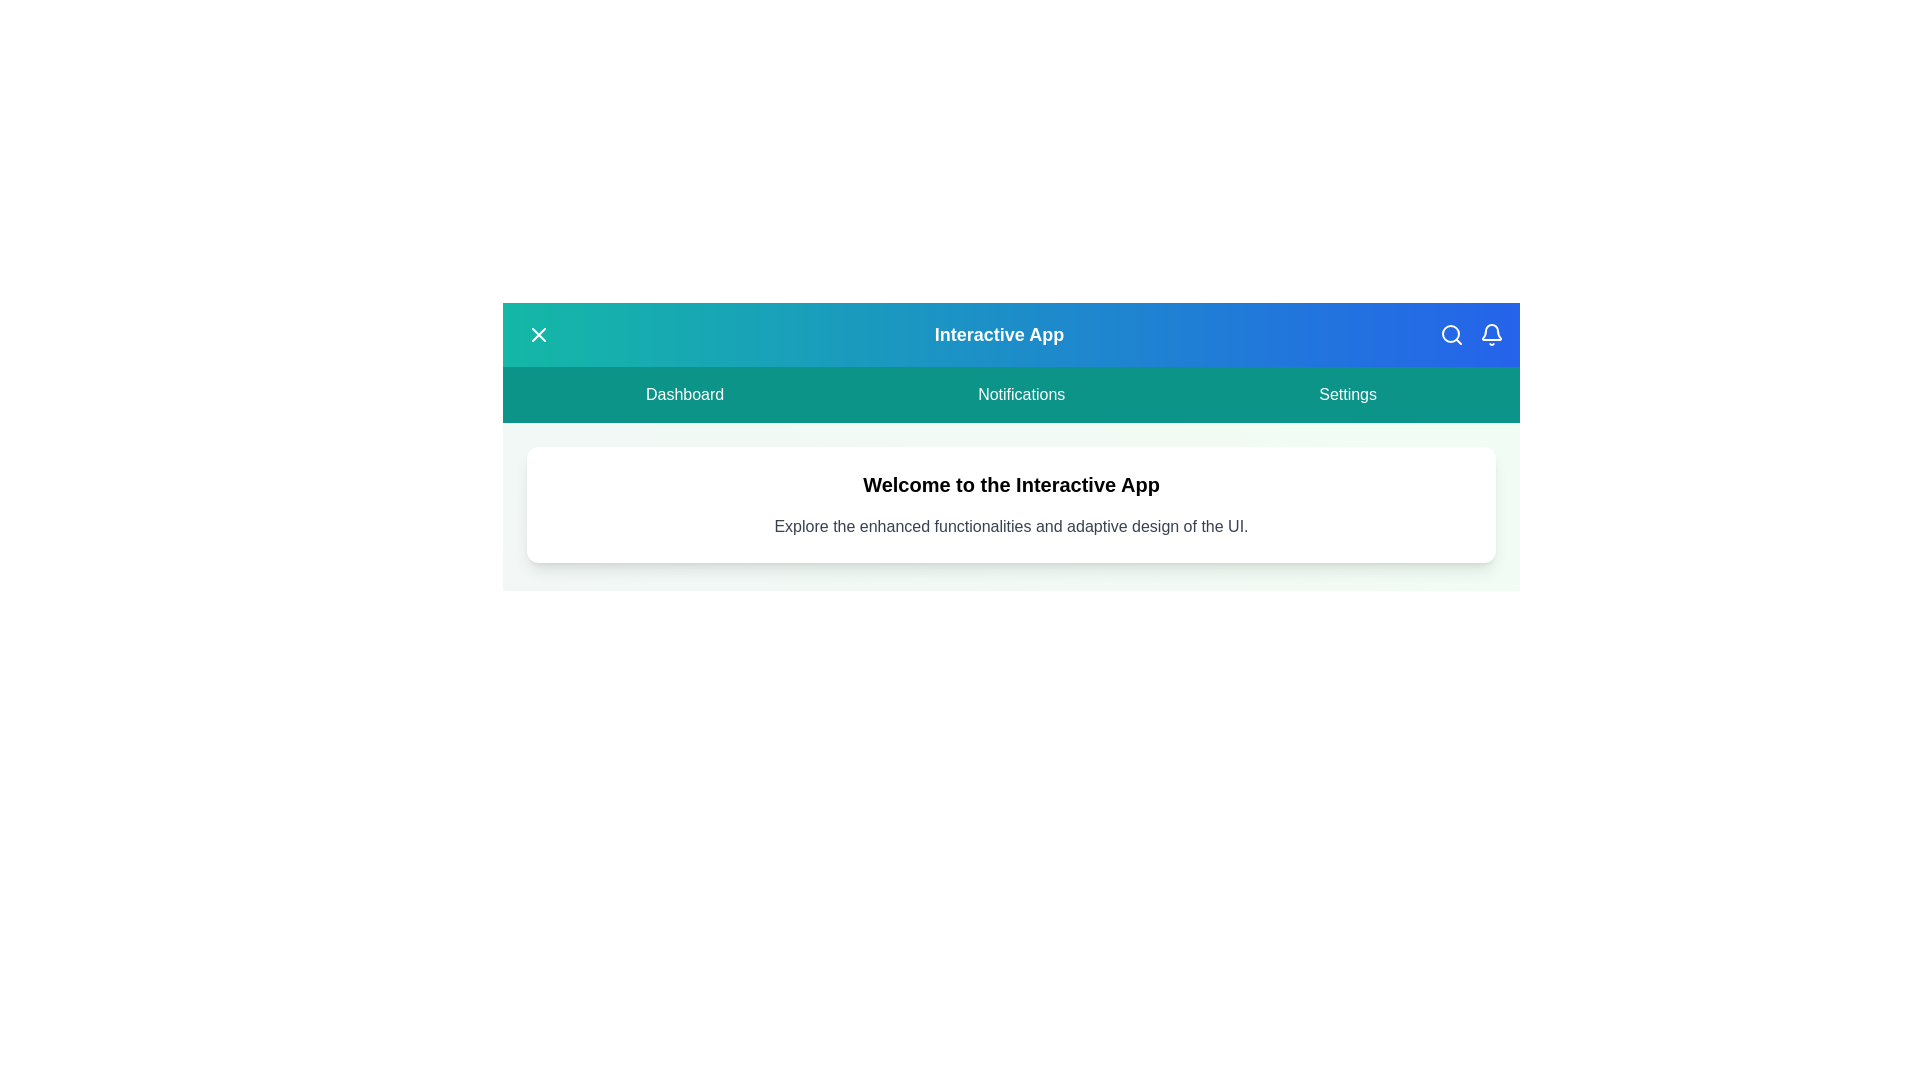 The image size is (1920, 1080). What do you see at coordinates (685, 394) in the screenshot?
I see `the 'Dashboard' link in the navigation bar` at bounding box center [685, 394].